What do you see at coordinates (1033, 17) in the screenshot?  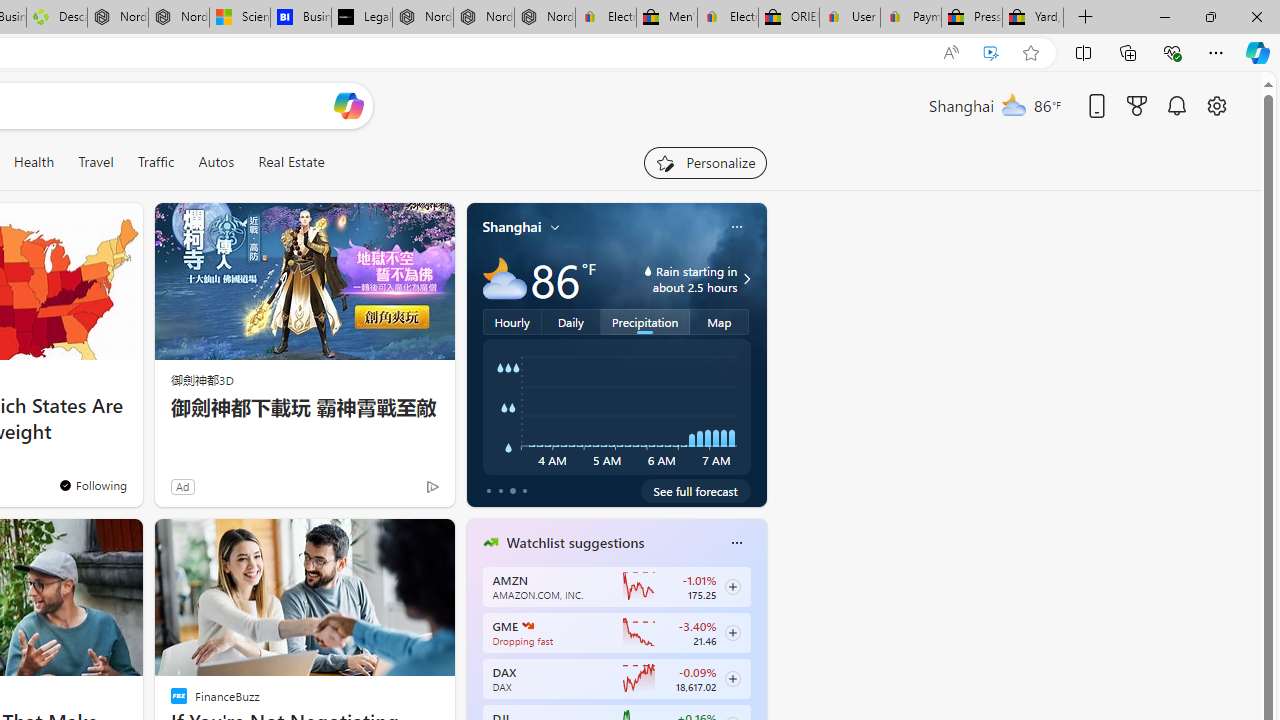 I see `'Yard, Garden & Outdoor Living'` at bounding box center [1033, 17].